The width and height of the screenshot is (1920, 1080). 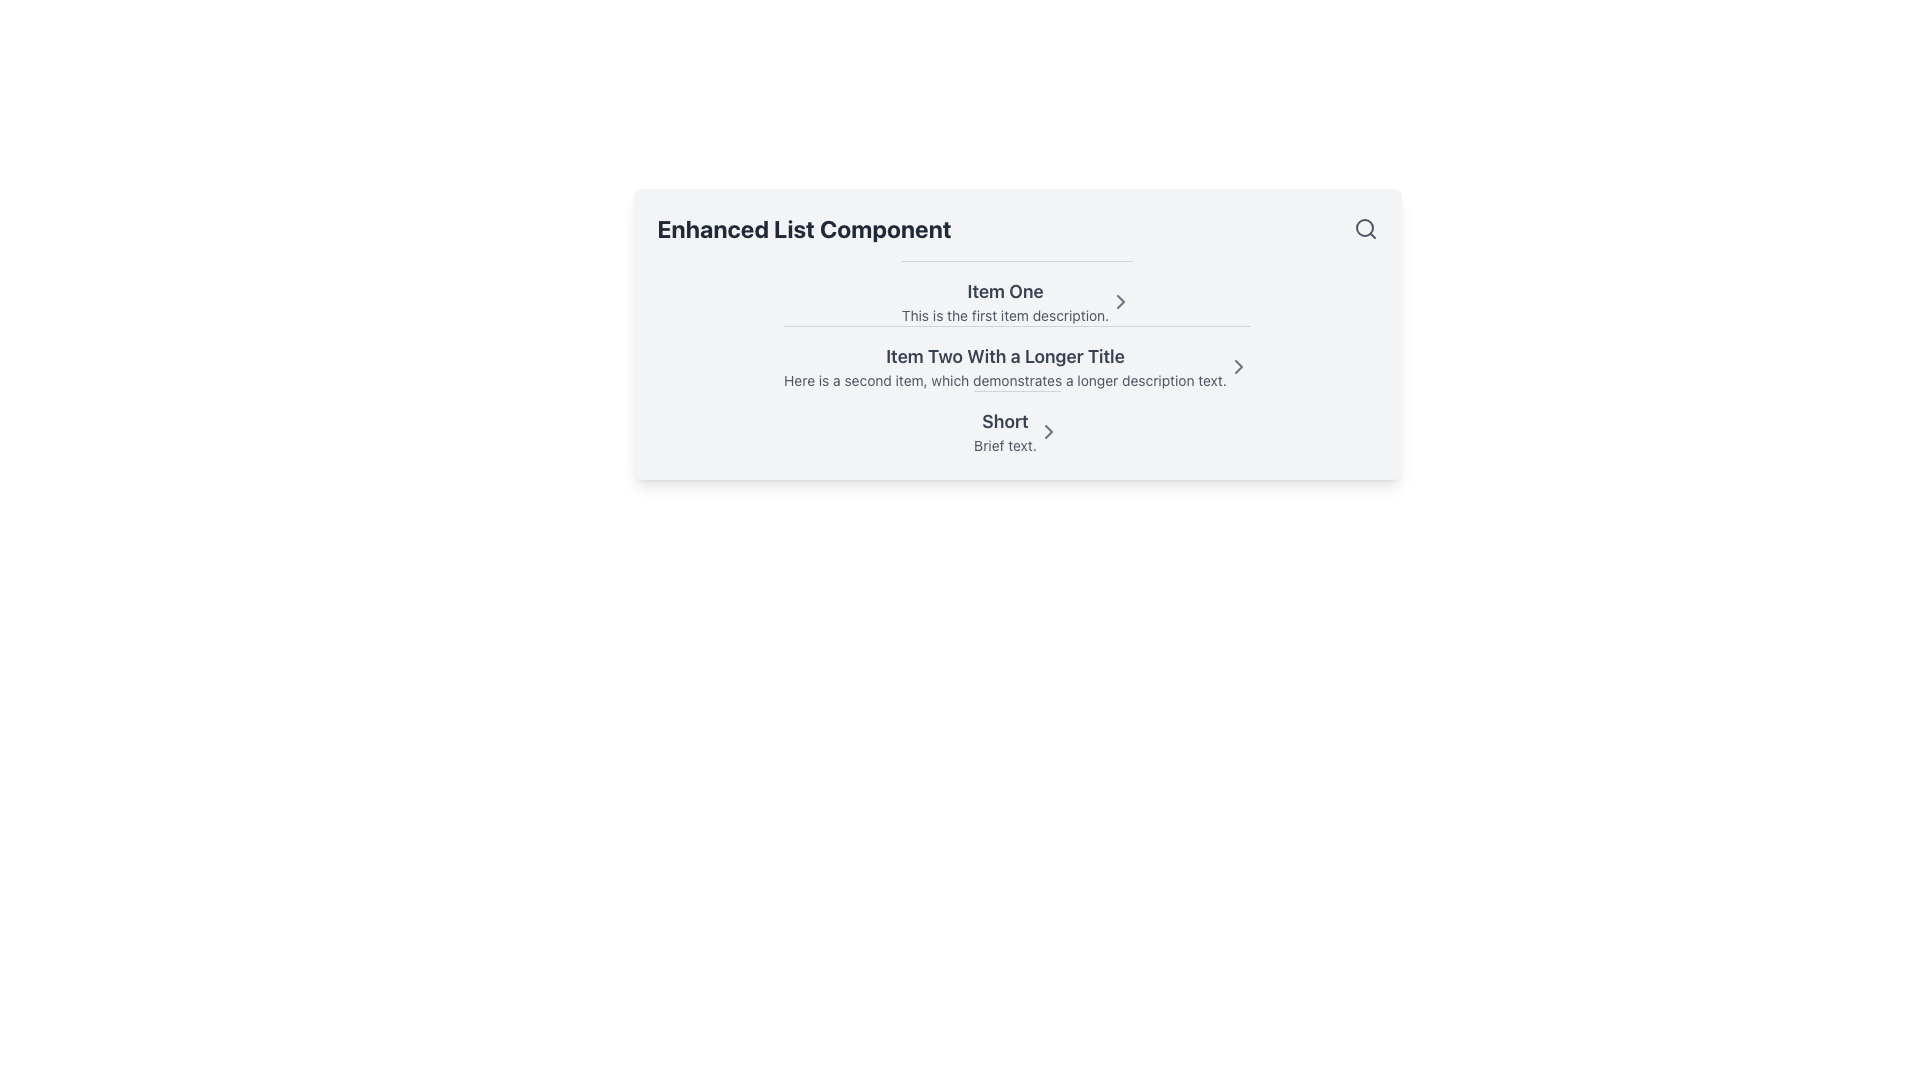 What do you see at coordinates (1237, 366) in the screenshot?
I see `the right-facing chevron icon styled in gray, located to the far right of the textual item 'Item Two With a Longer Title'` at bounding box center [1237, 366].